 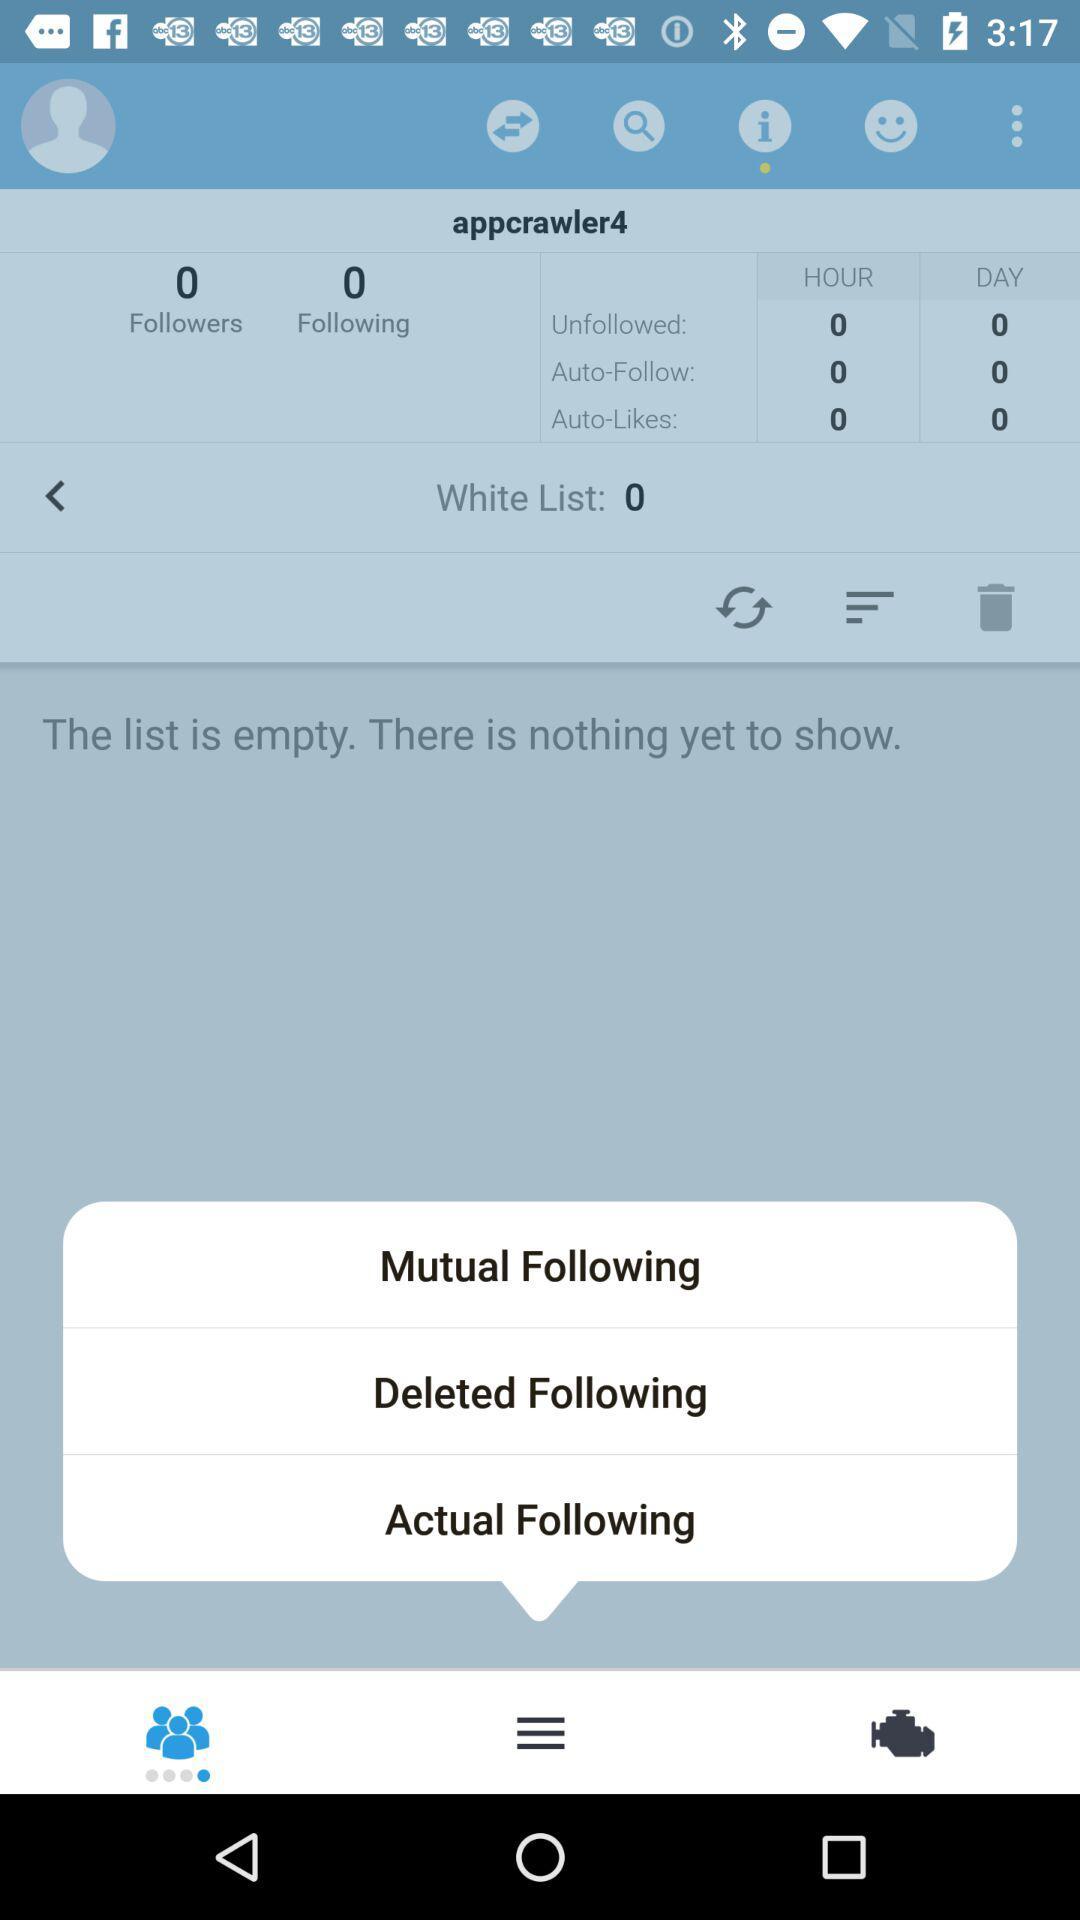 What do you see at coordinates (185, 295) in the screenshot?
I see `the 0` at bounding box center [185, 295].